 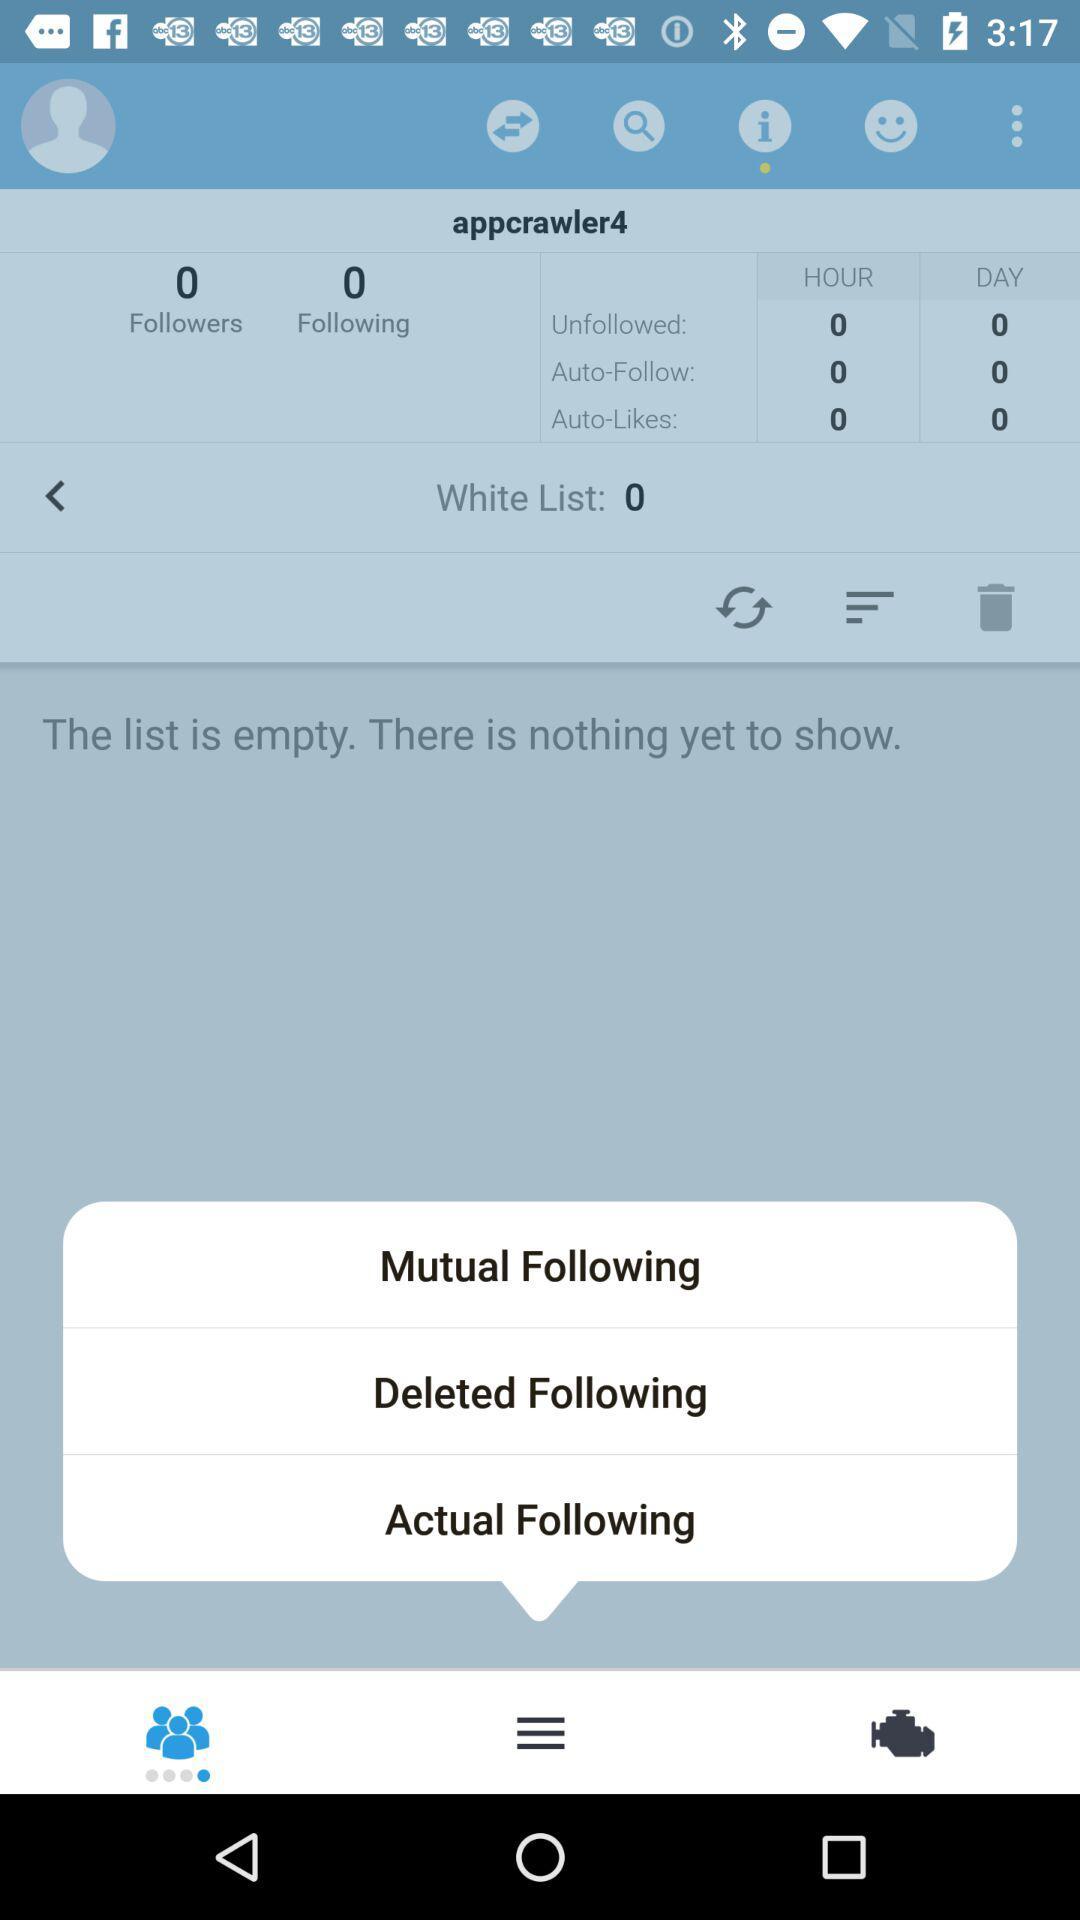 What do you see at coordinates (185, 295) in the screenshot?
I see `the 0` at bounding box center [185, 295].